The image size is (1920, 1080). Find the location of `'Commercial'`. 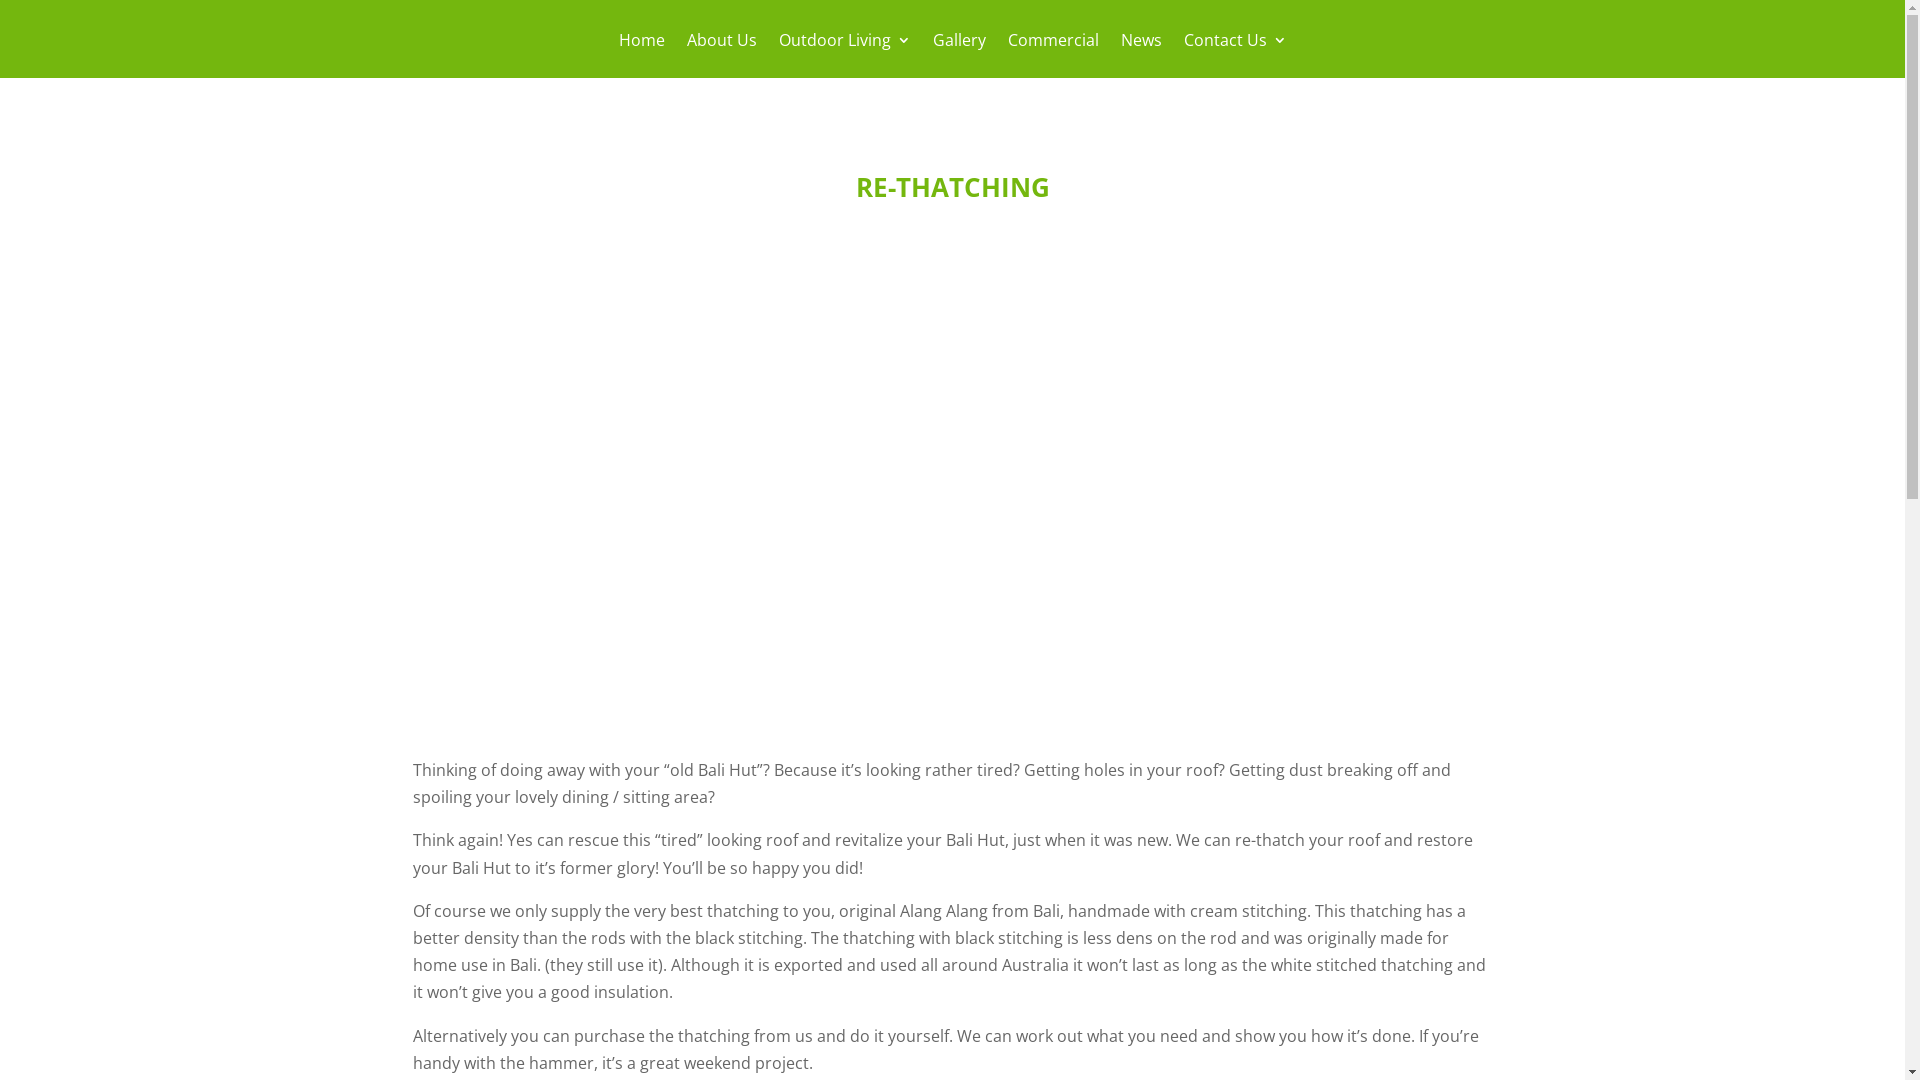

'Commercial' is located at coordinates (1052, 53).